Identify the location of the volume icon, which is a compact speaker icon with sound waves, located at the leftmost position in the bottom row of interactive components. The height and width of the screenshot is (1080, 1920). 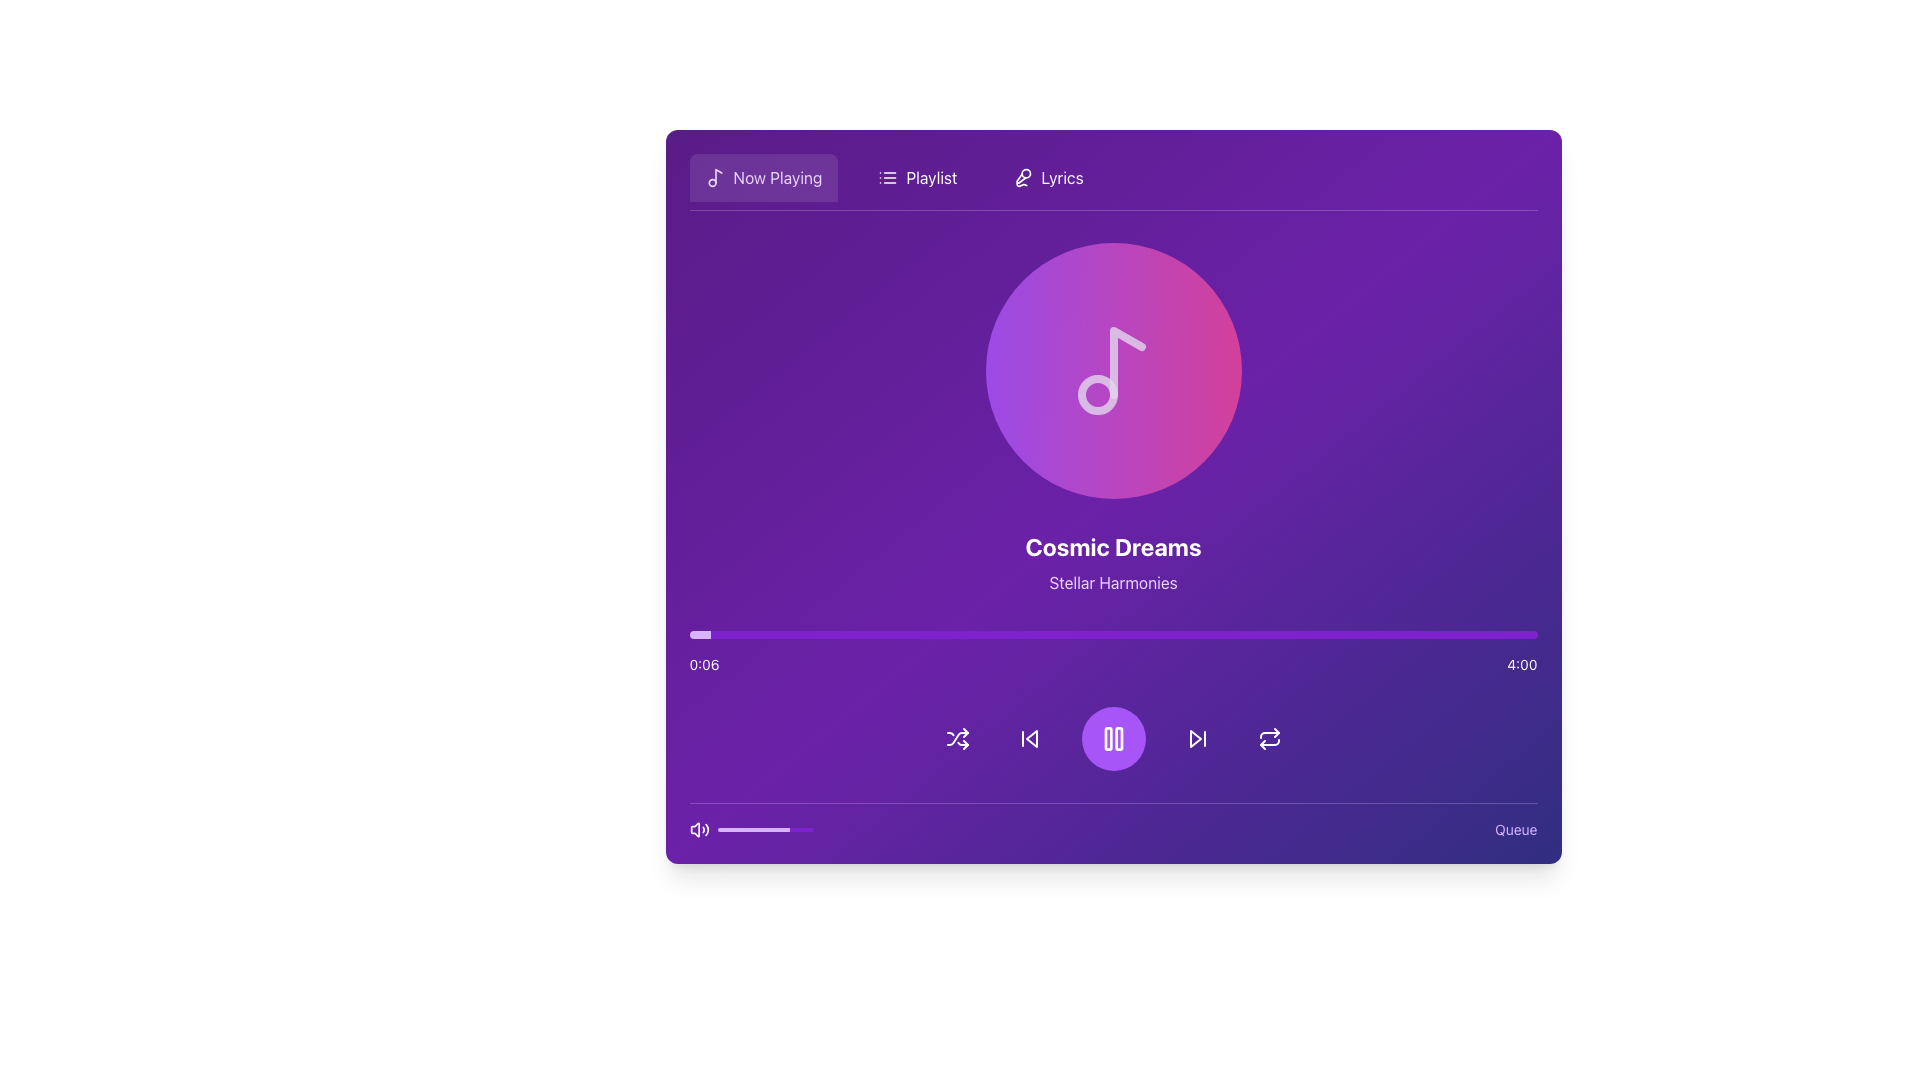
(699, 829).